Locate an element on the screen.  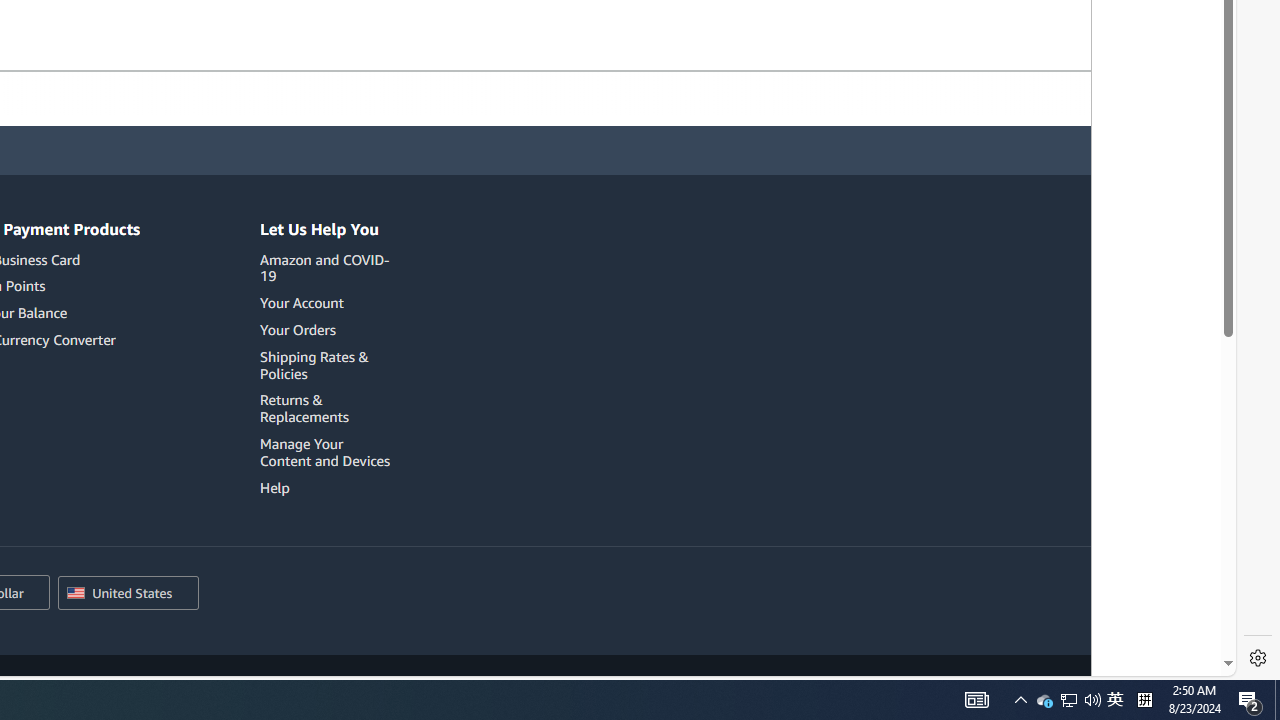
'Amazon and COVID-19' is located at coordinates (328, 267).